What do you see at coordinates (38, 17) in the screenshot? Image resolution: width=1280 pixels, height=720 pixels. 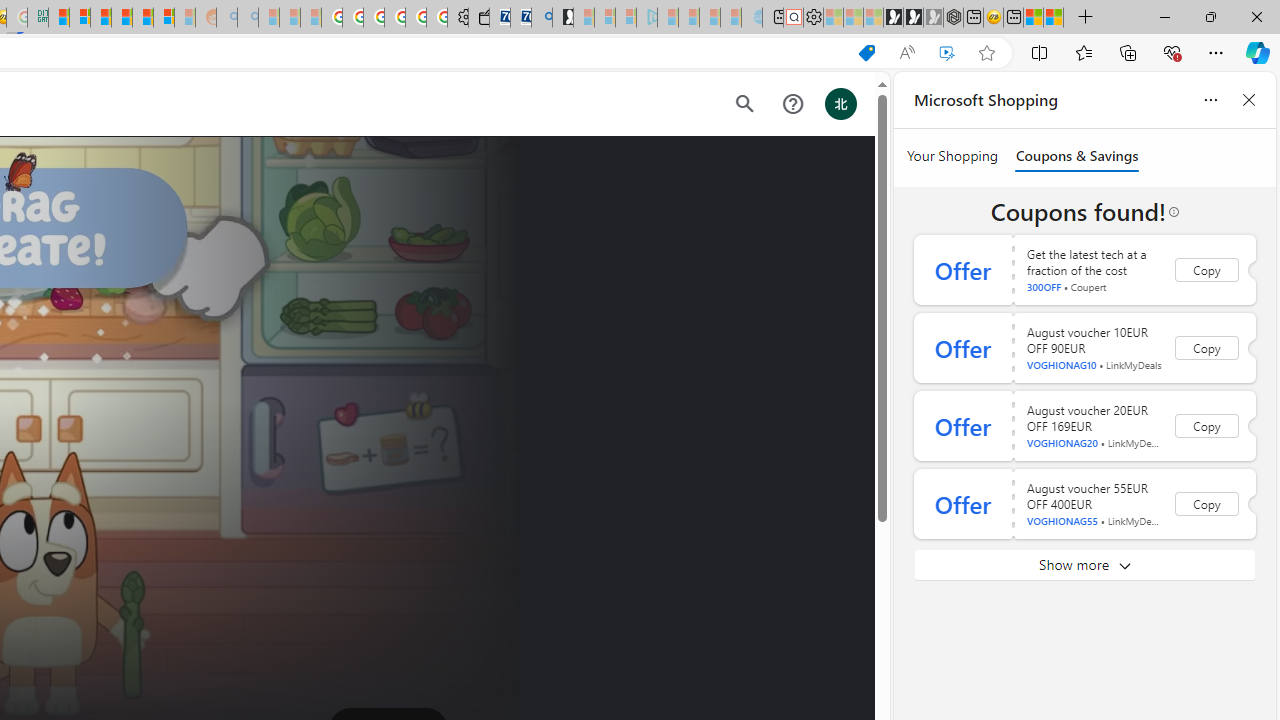 I see `'DITOGAMES AG Imprint'` at bounding box center [38, 17].